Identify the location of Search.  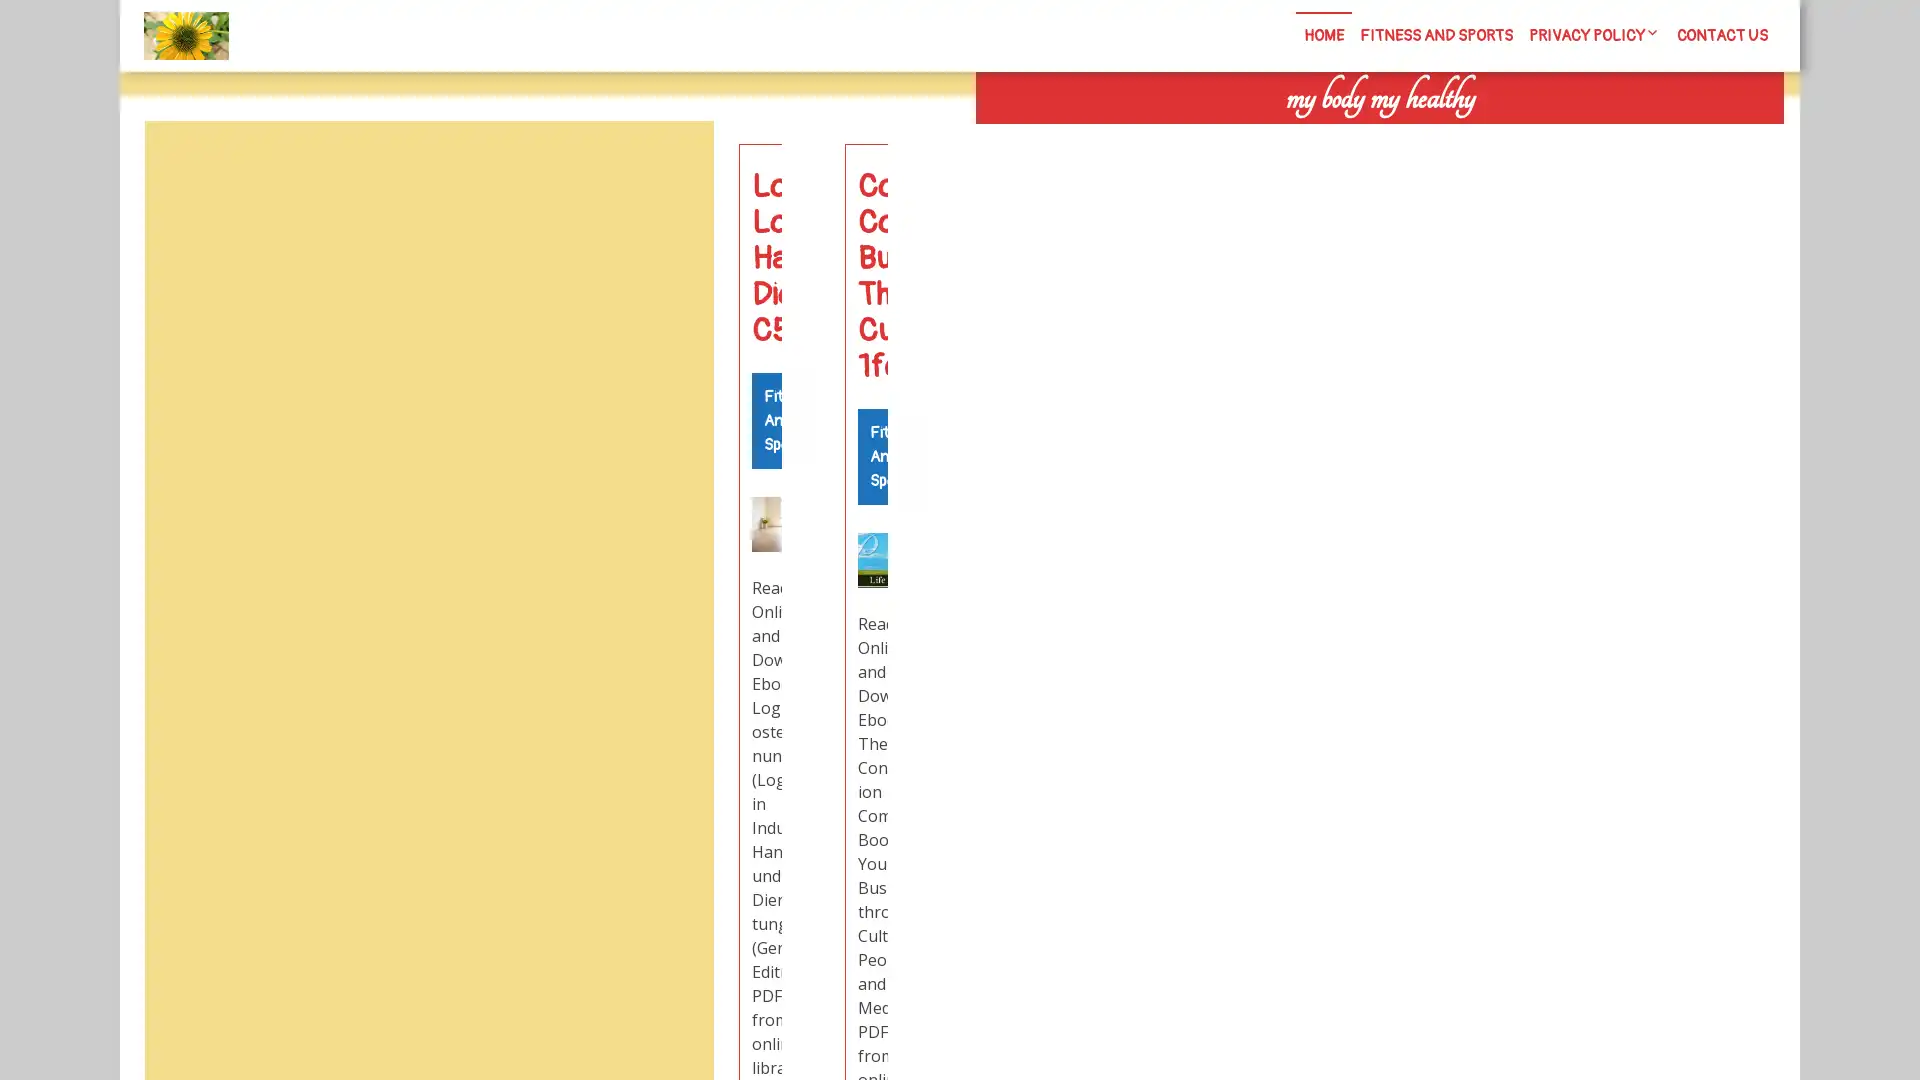
(667, 168).